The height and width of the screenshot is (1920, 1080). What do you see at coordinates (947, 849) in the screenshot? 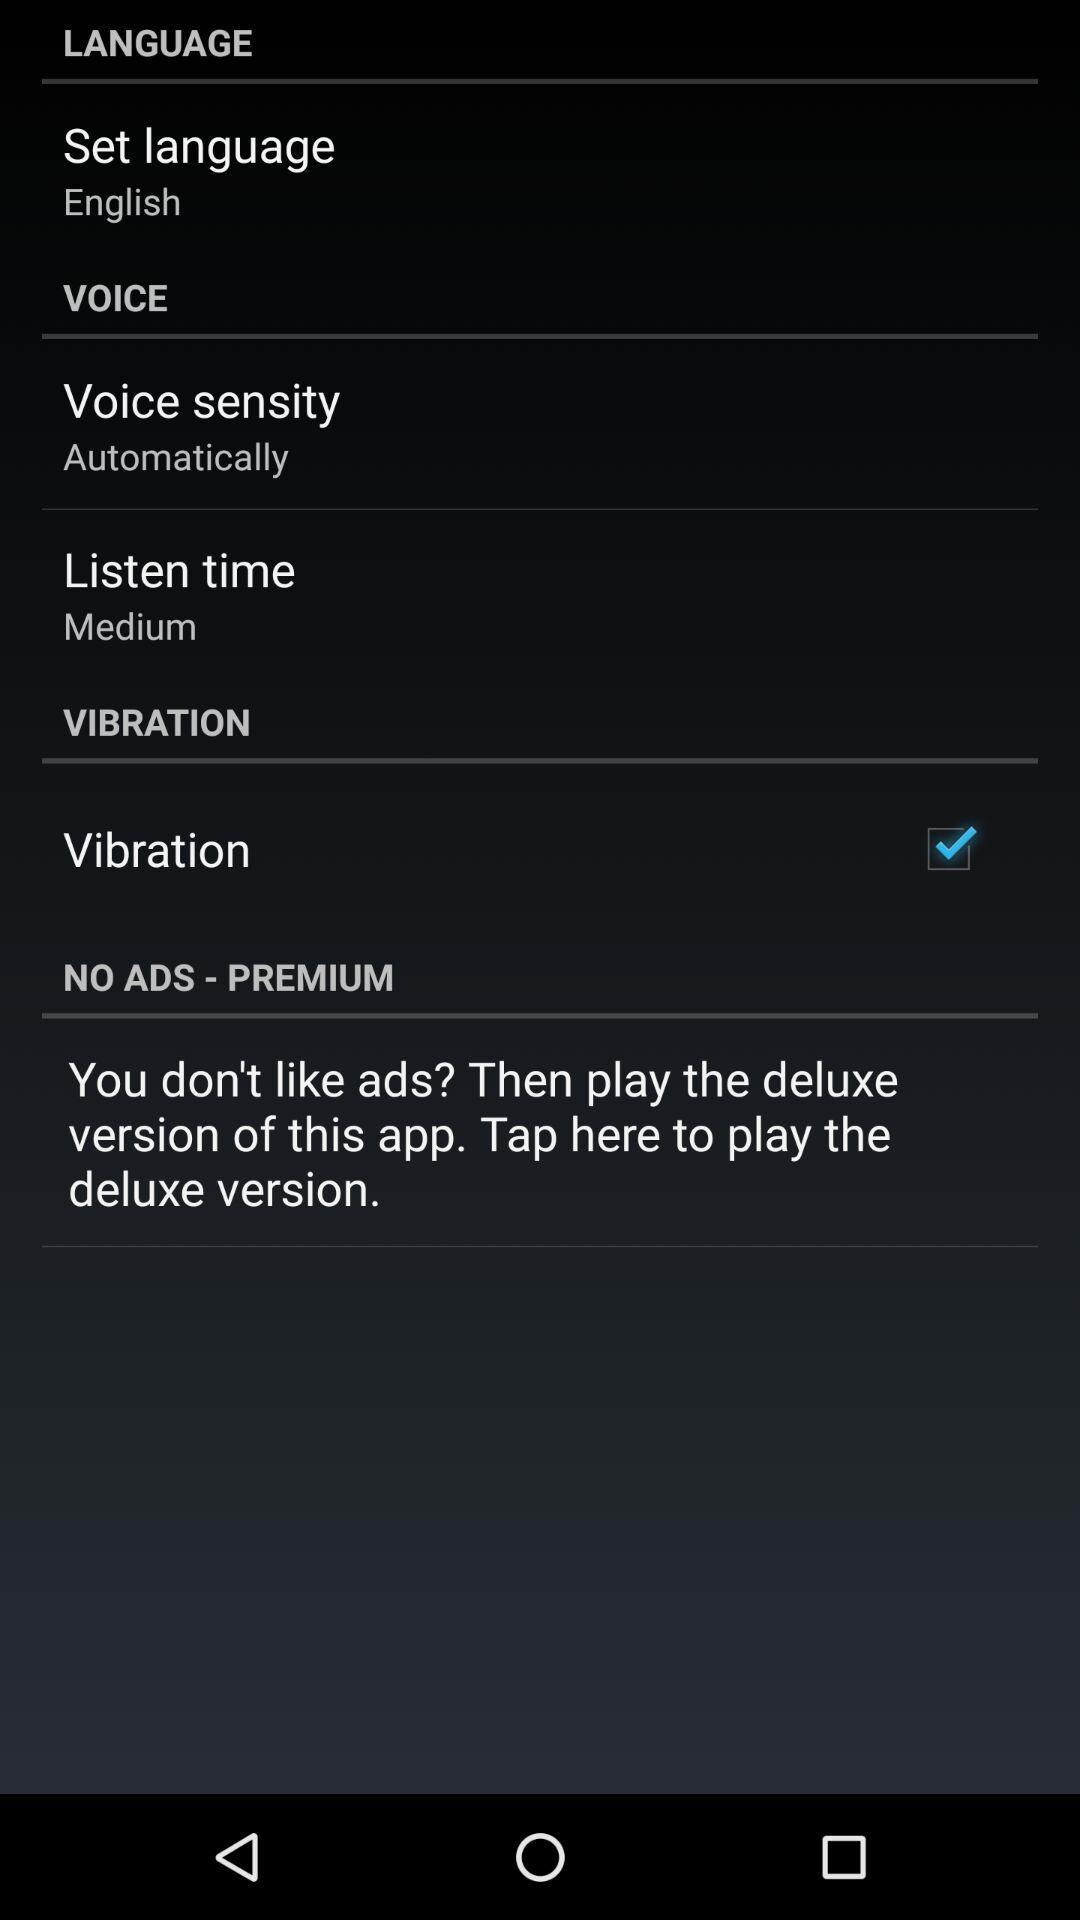
I see `checkbox on the right` at bounding box center [947, 849].